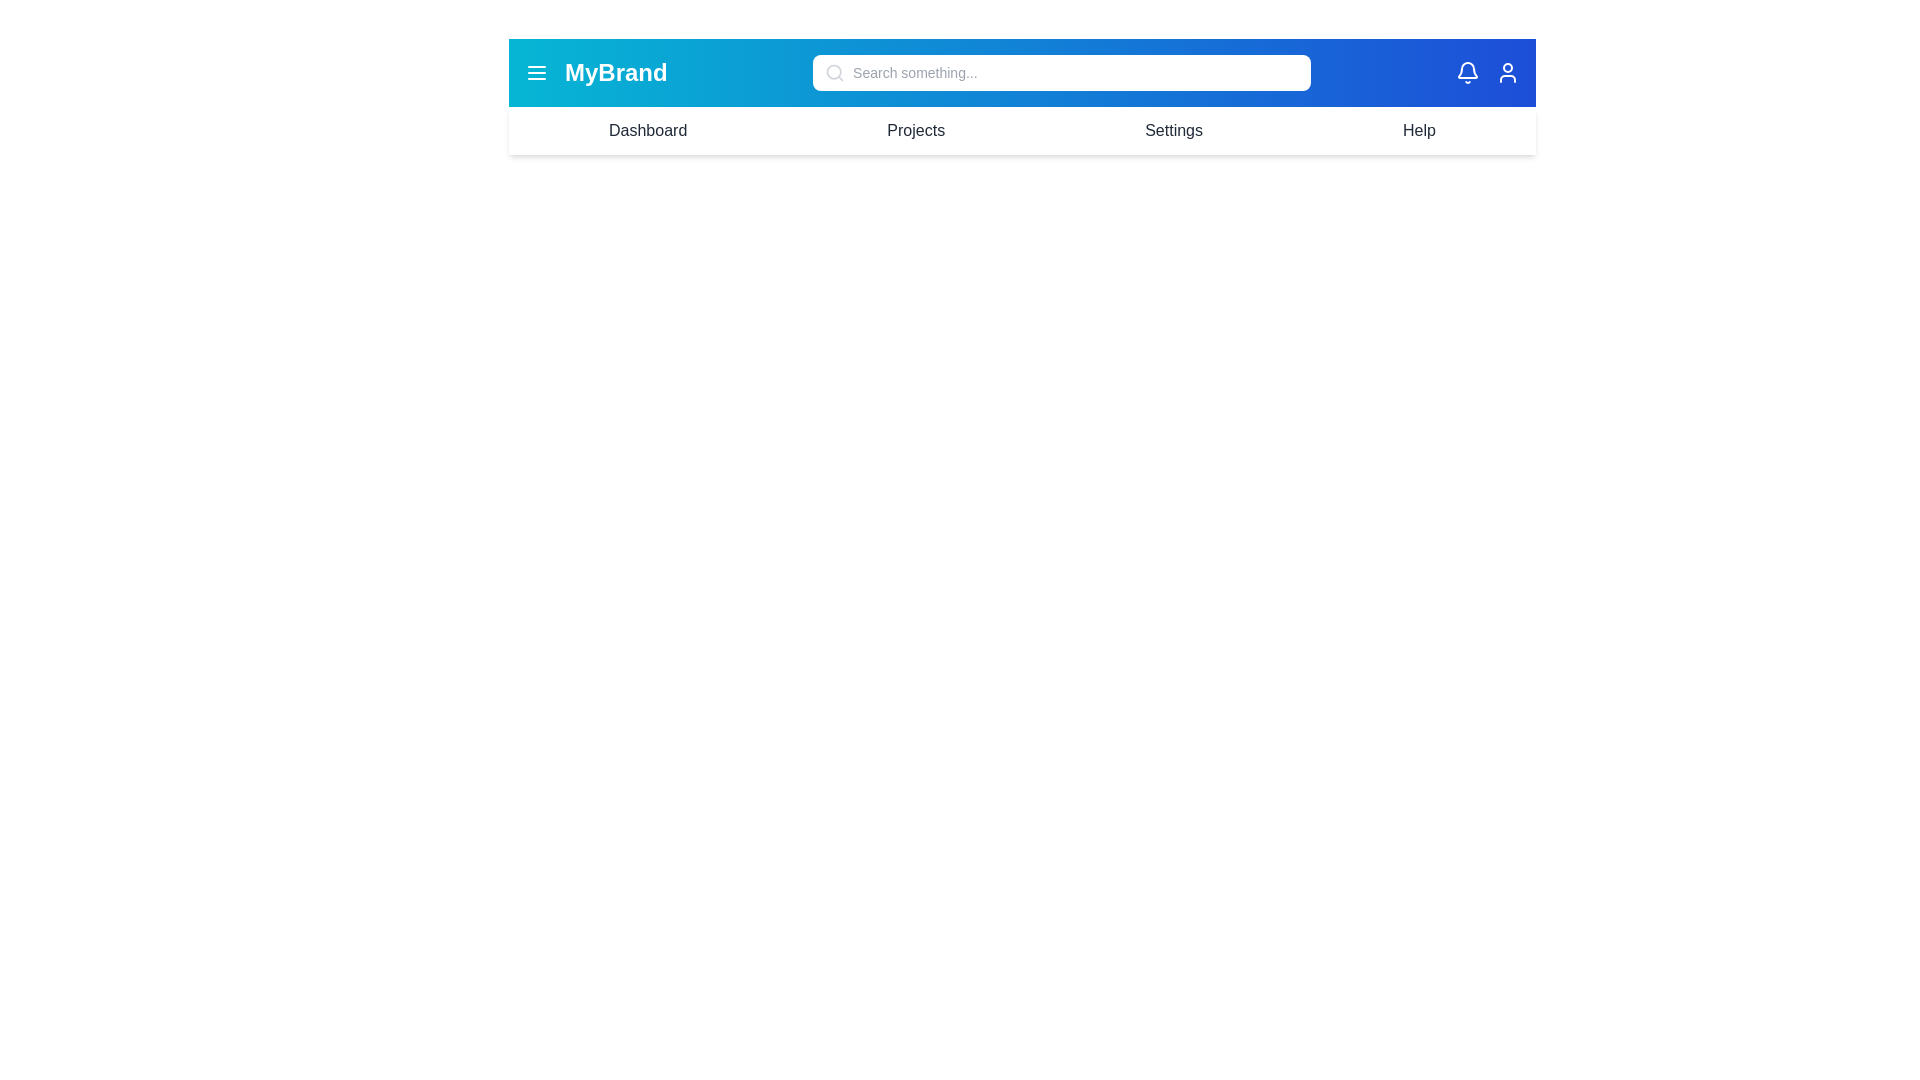 The width and height of the screenshot is (1920, 1080). I want to click on the menu item Projects, so click(915, 131).